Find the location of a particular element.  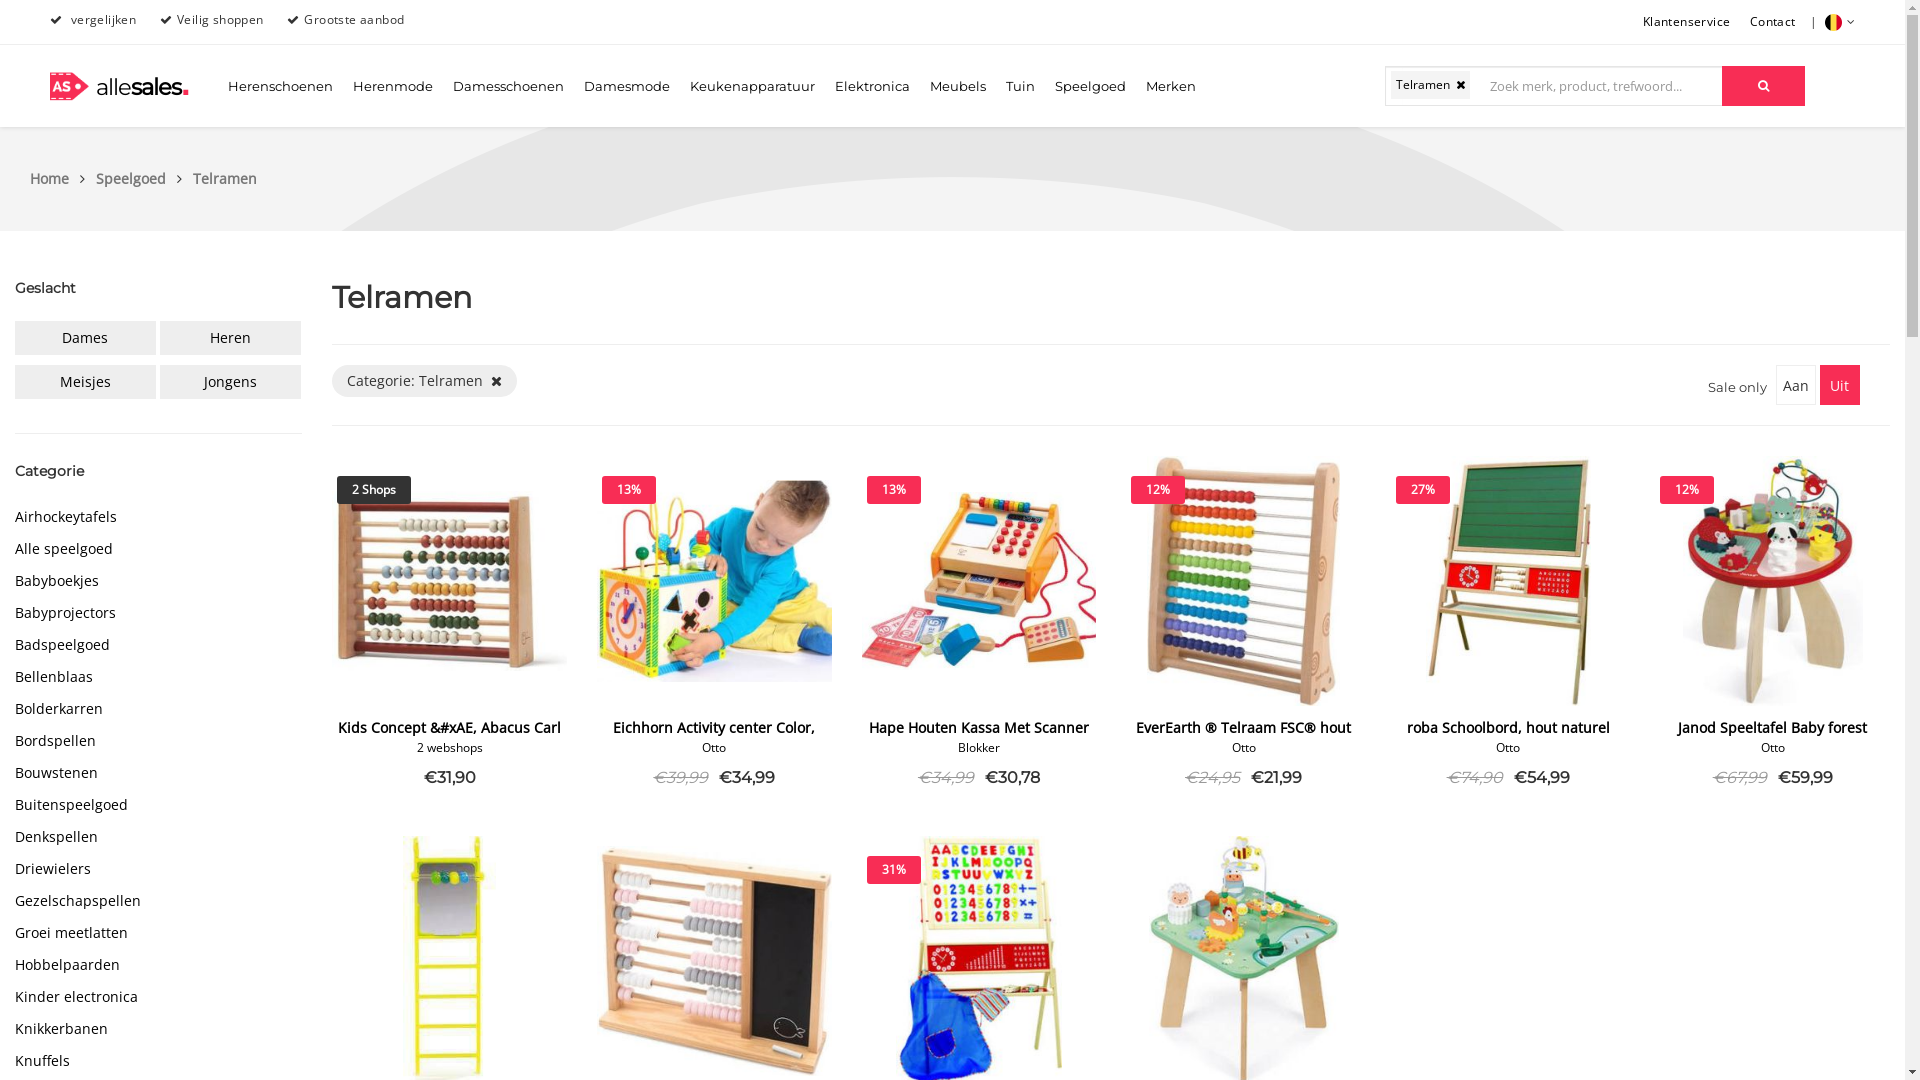

'Blokker' is located at coordinates (979, 747).